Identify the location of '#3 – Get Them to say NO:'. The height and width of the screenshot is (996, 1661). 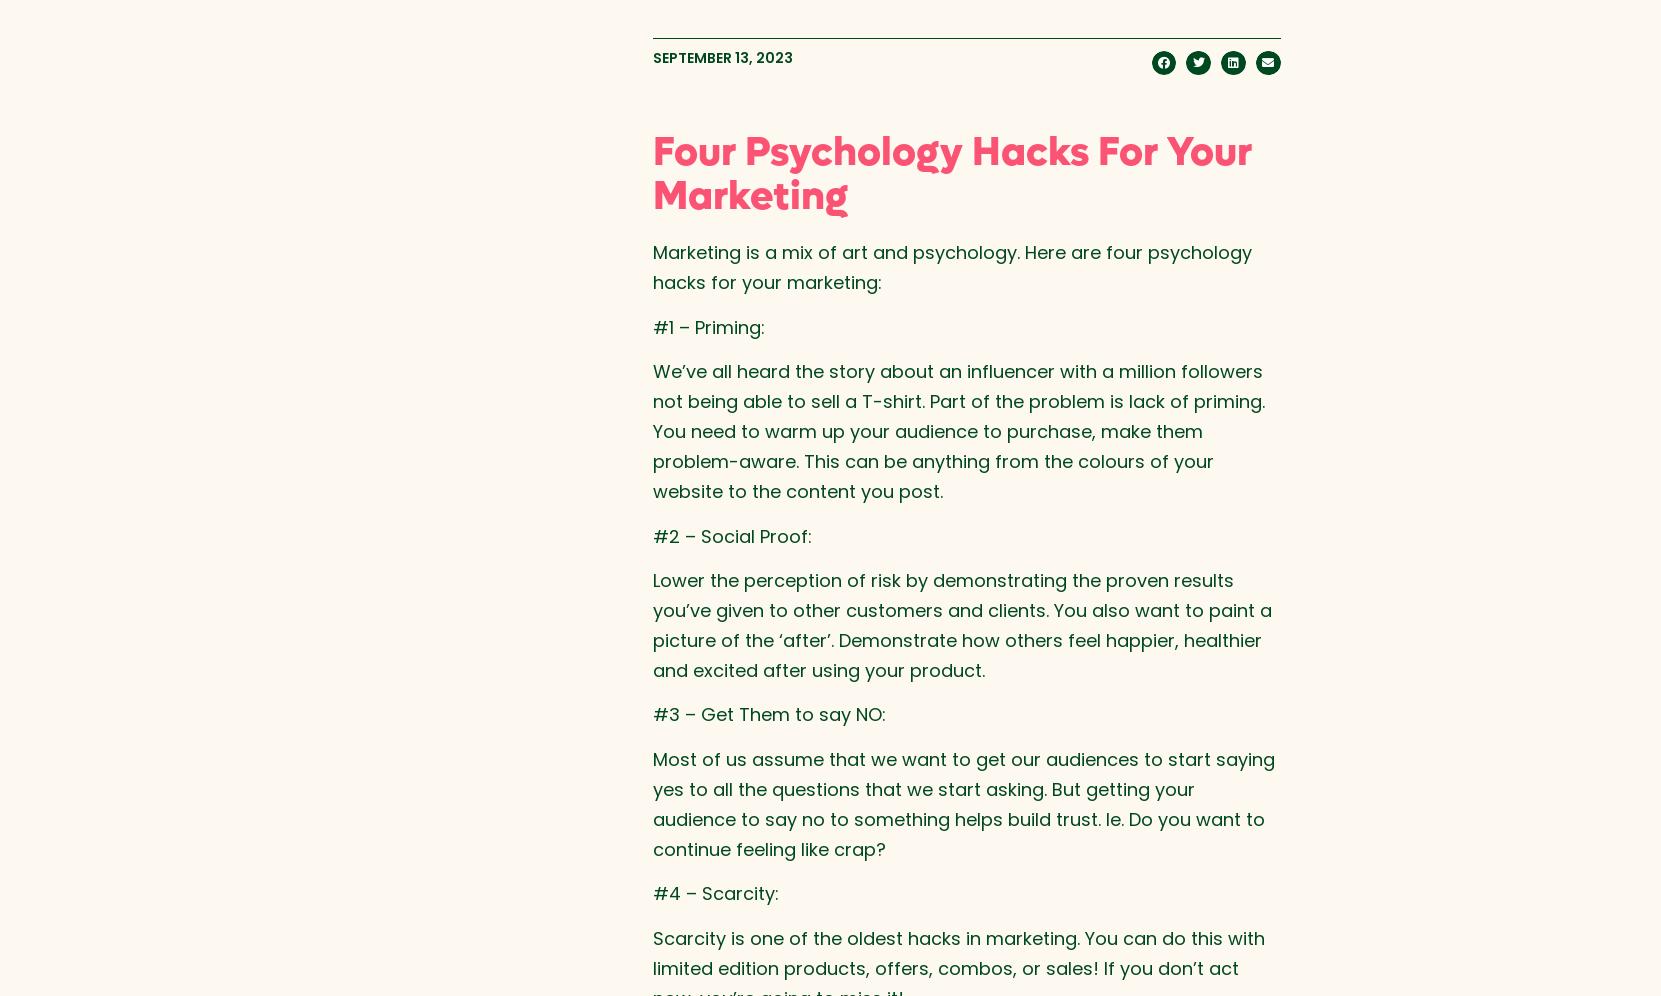
(767, 713).